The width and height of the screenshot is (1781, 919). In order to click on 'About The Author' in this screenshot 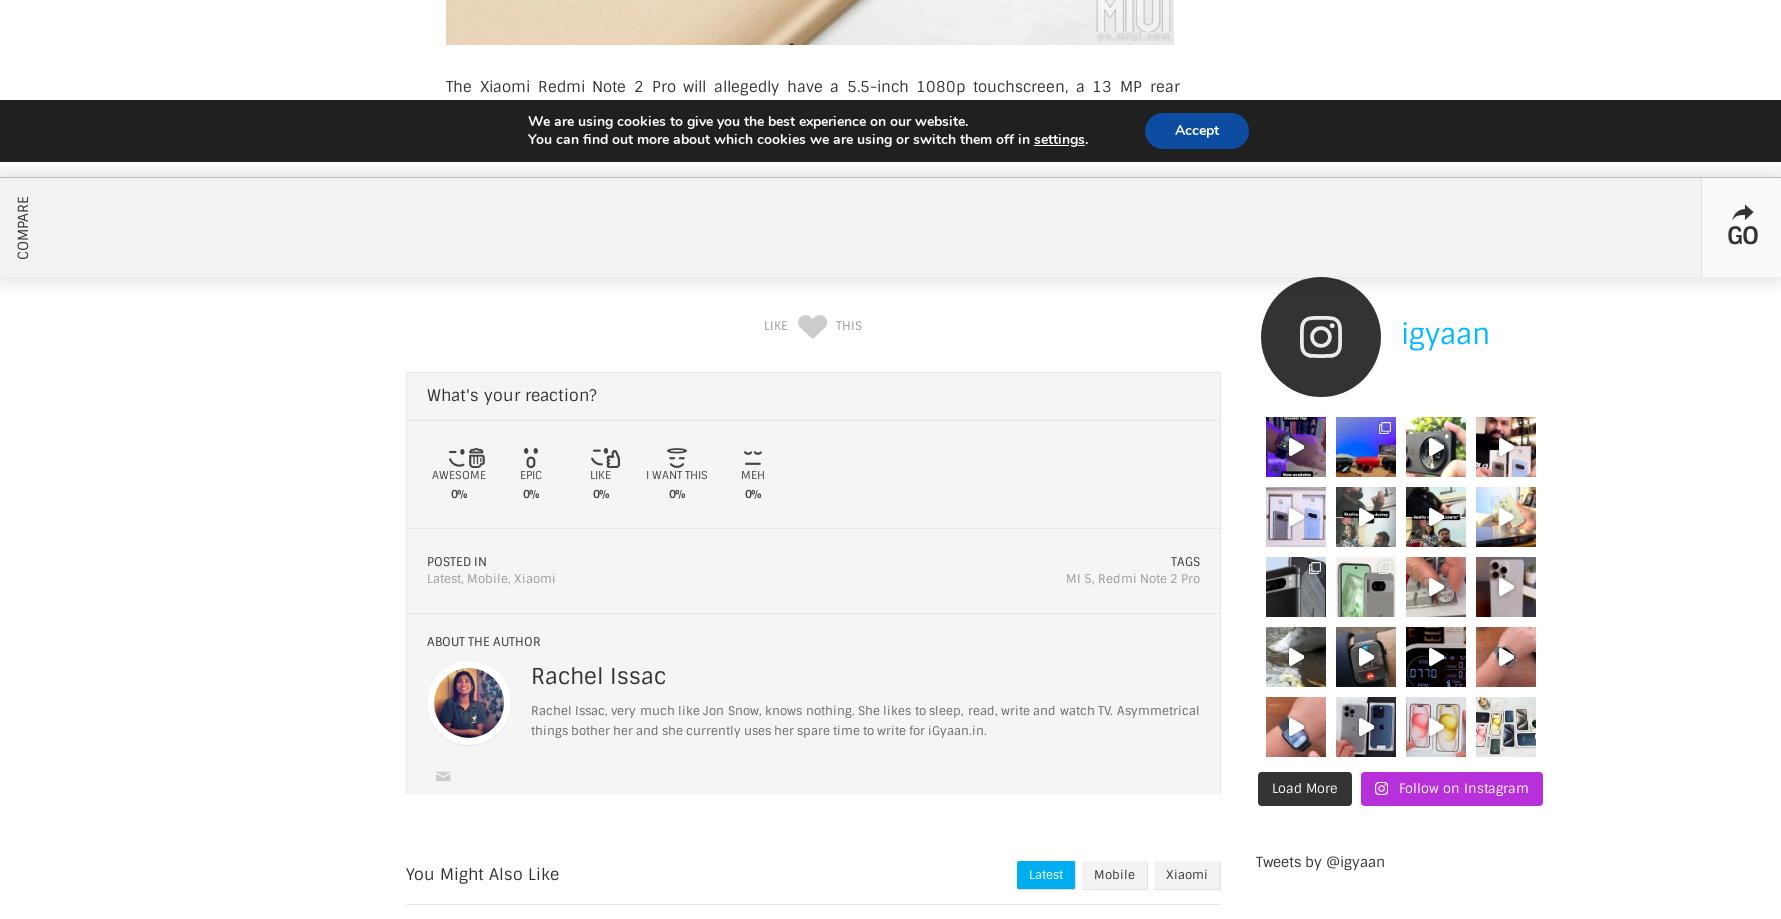, I will do `click(482, 642)`.